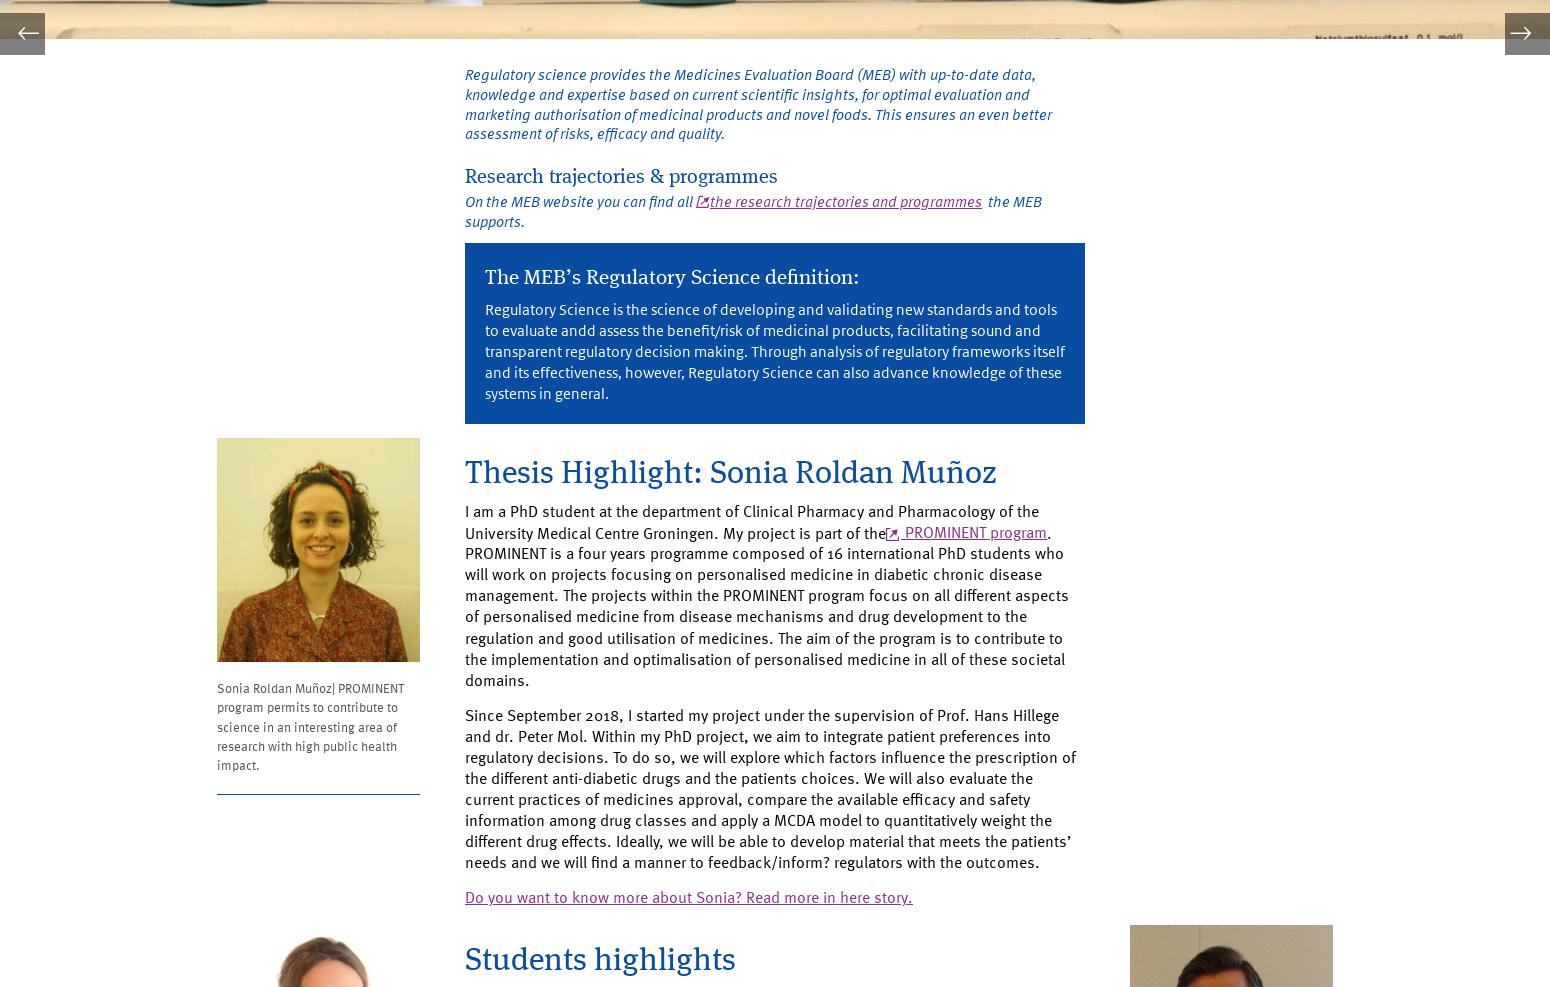 This screenshot has height=987, width=1550. I want to click on '. PROMINENT is a four years programme composed of 16 international PhD students who will work on projects focusing on personalised medicine in diabetic chronic disease management. The projects within the PROMINENT program focus on all different aspects of personalised medicine from disease mechanisms and drug development to the regulation and good utilisation of medicines. The aim of the program is to contribute to the implementation and optimalisation of personalised medicine in all of these societal domains.', so click(774, 647).